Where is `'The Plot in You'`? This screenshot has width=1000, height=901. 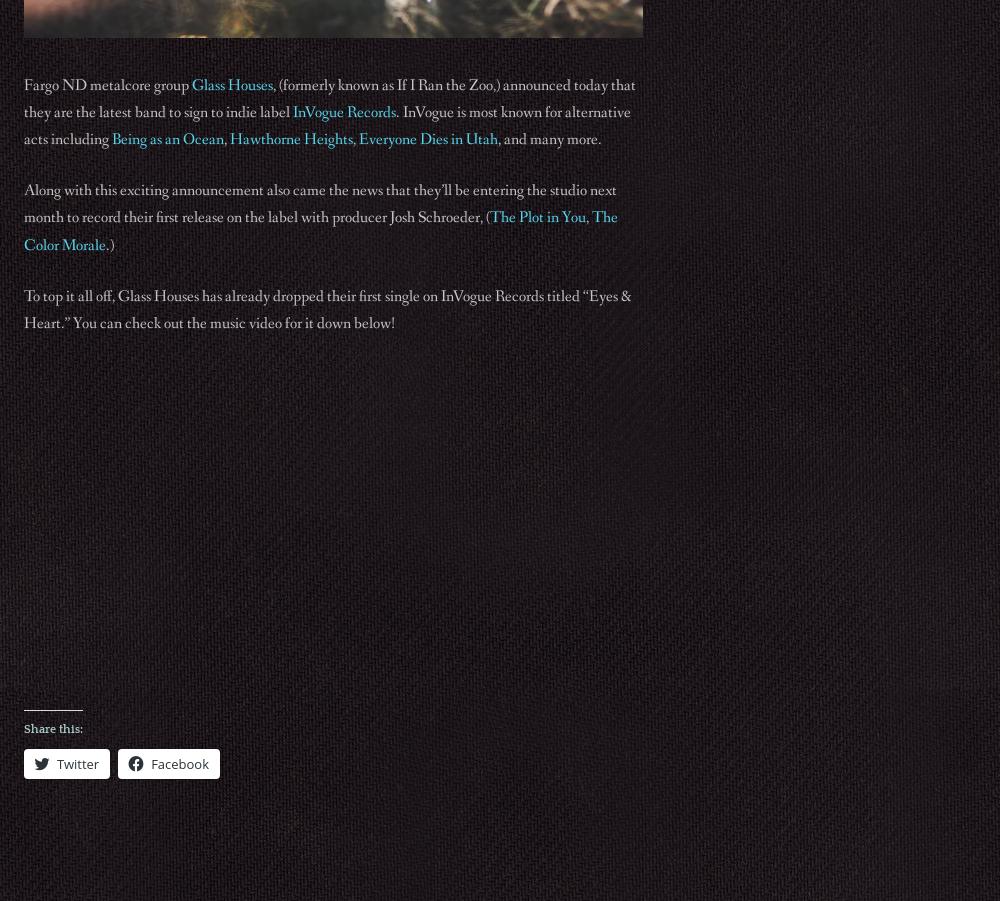
'The Plot in You' is located at coordinates (489, 216).